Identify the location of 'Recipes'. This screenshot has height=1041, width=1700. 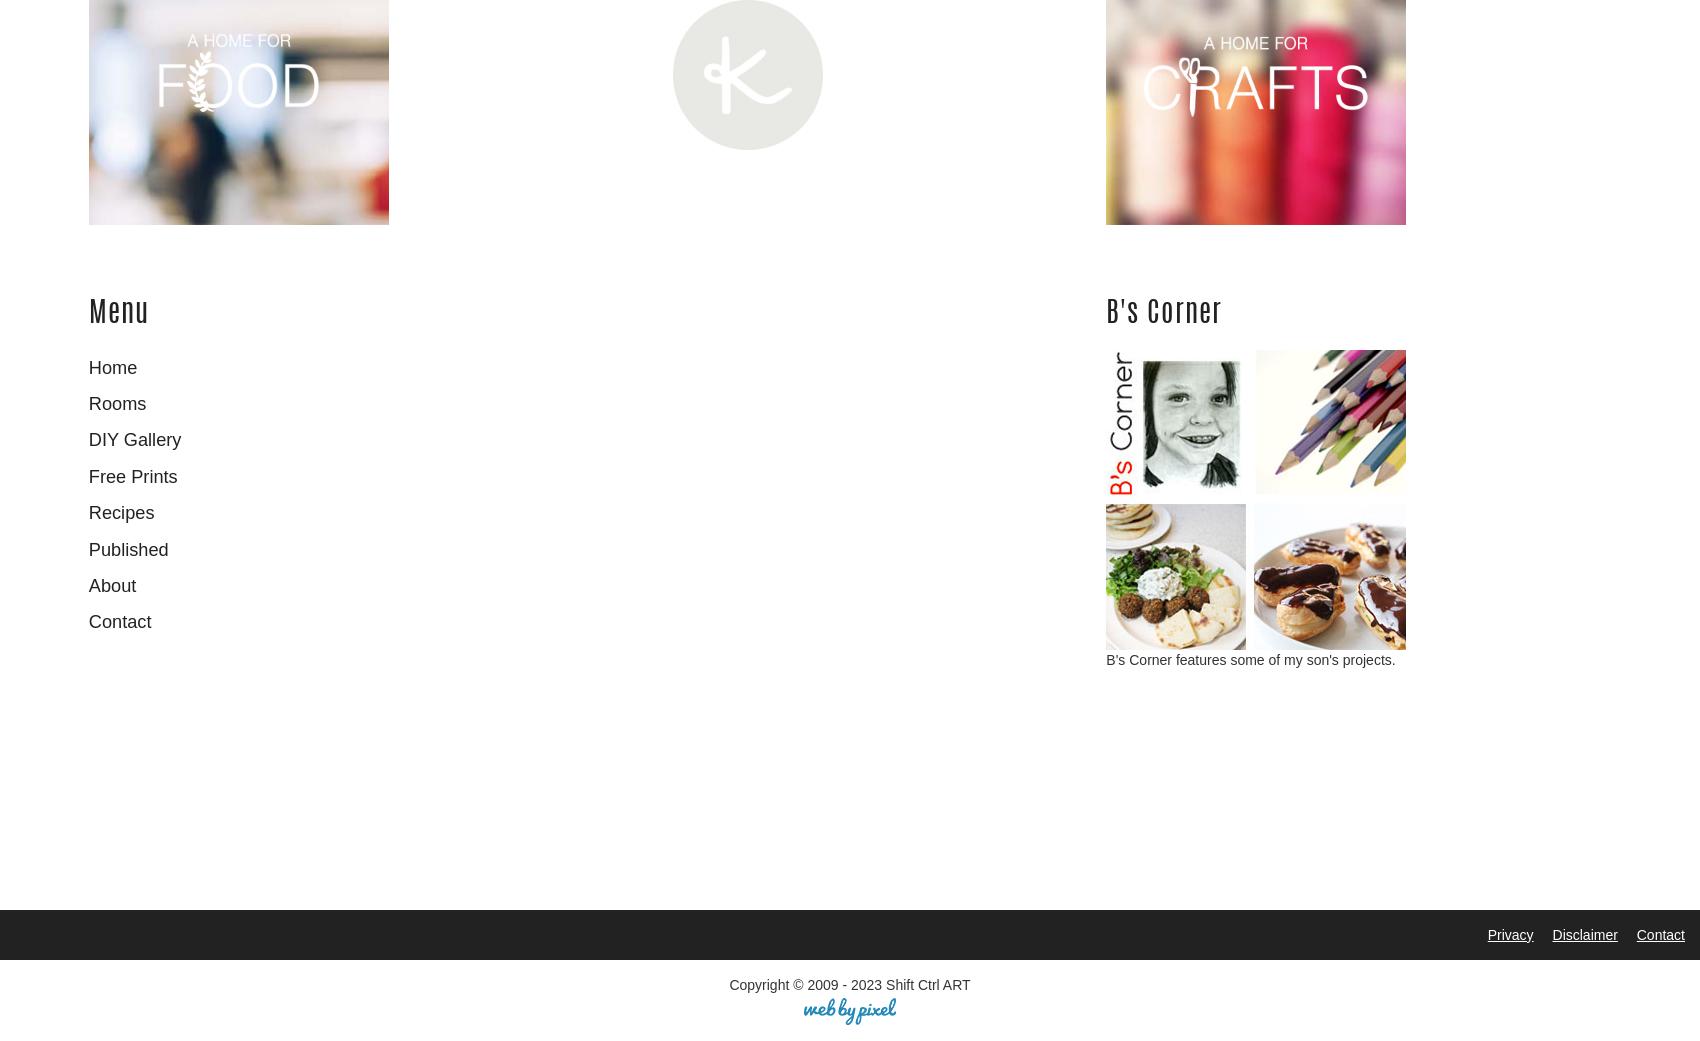
(120, 512).